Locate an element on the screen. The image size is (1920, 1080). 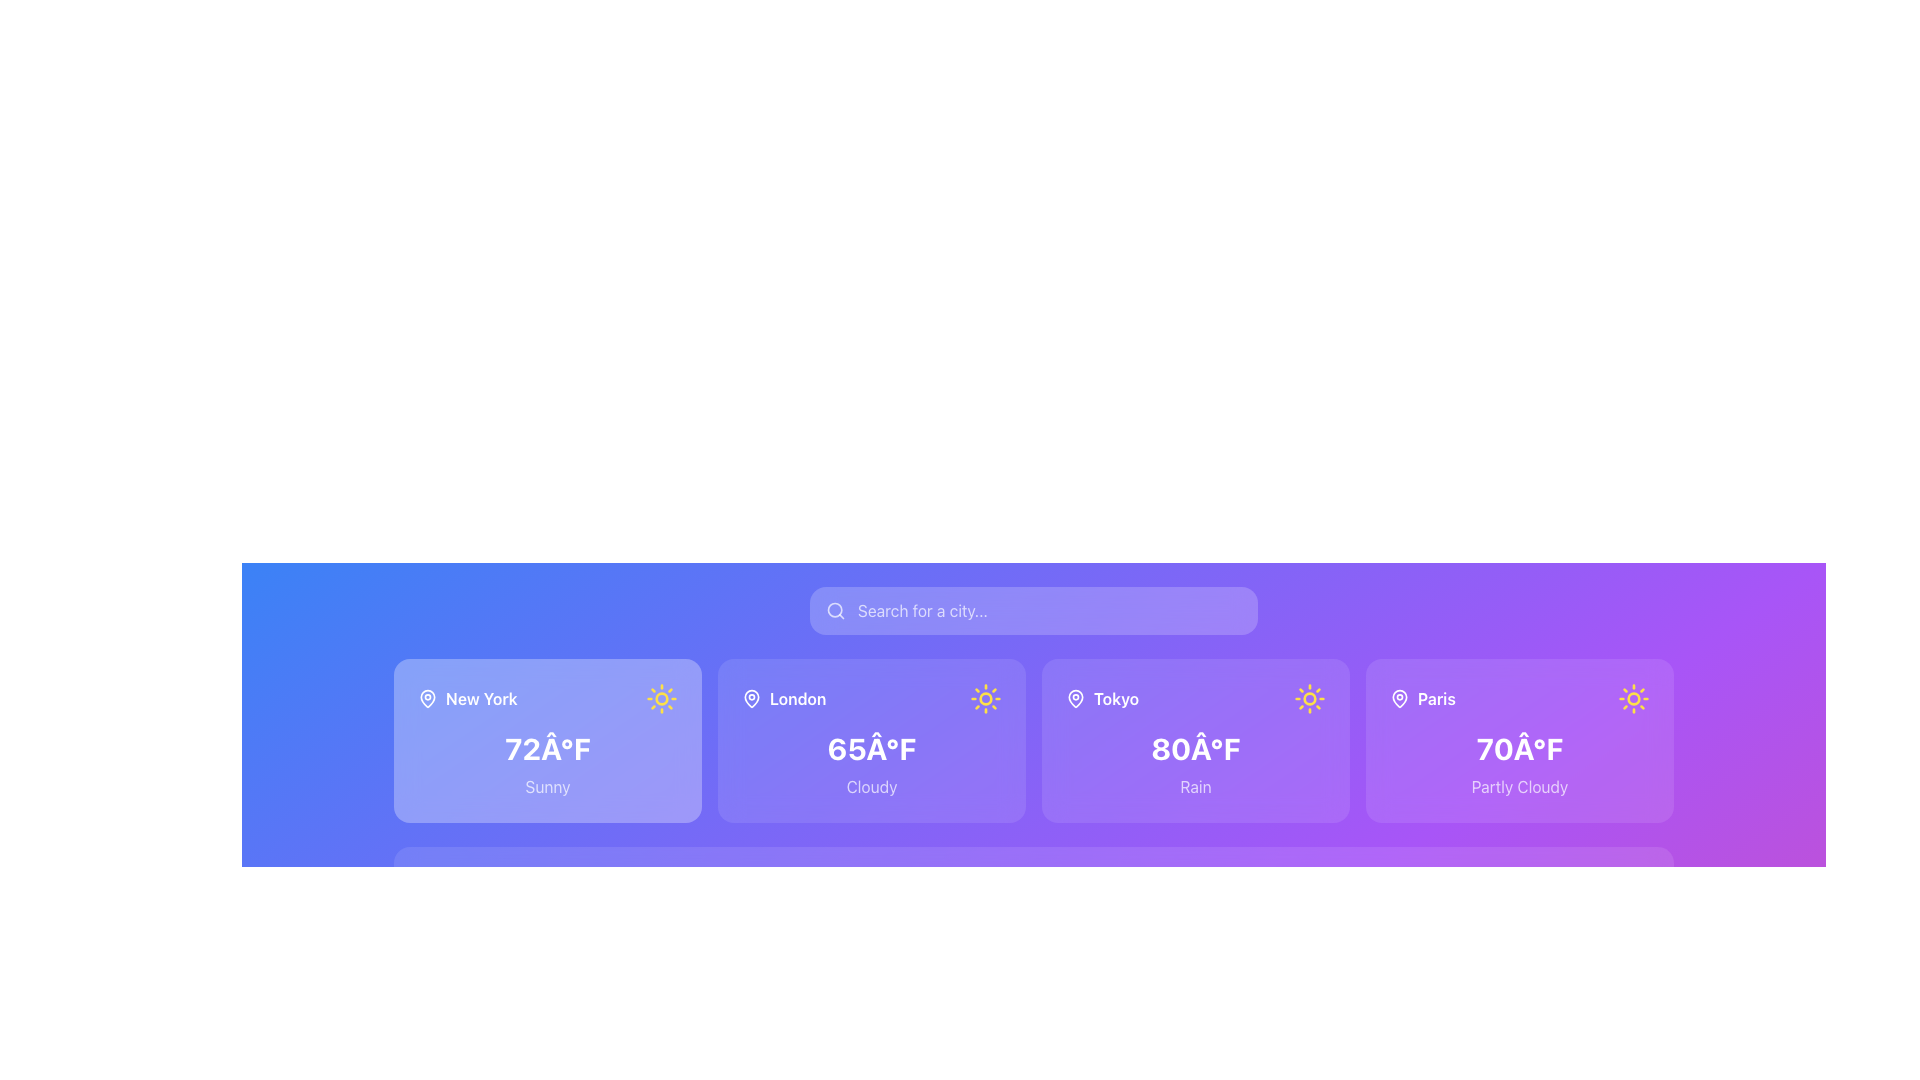
the sunny weather icon representing the current weather condition for Paris, located at the top-right corner of the Paris weather card is located at coordinates (1633, 697).